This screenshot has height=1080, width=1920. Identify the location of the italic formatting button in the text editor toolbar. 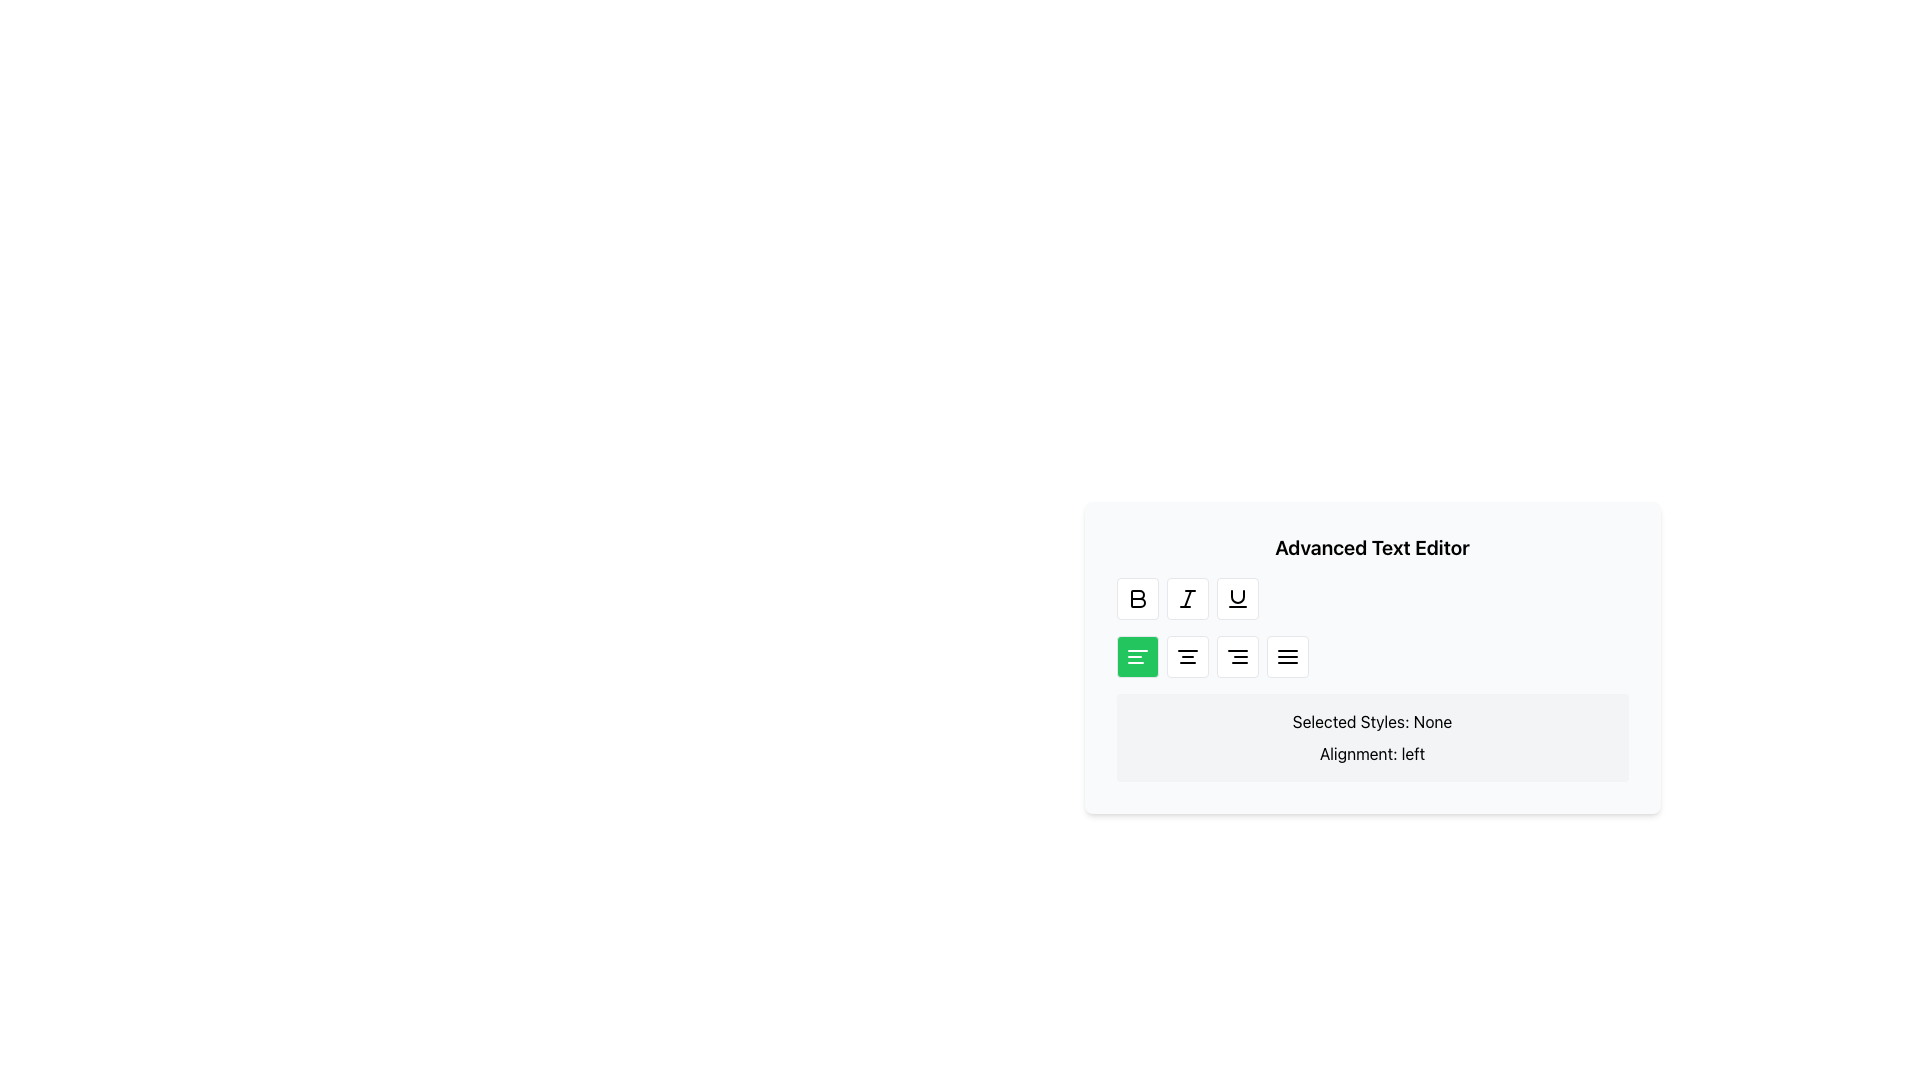
(1187, 597).